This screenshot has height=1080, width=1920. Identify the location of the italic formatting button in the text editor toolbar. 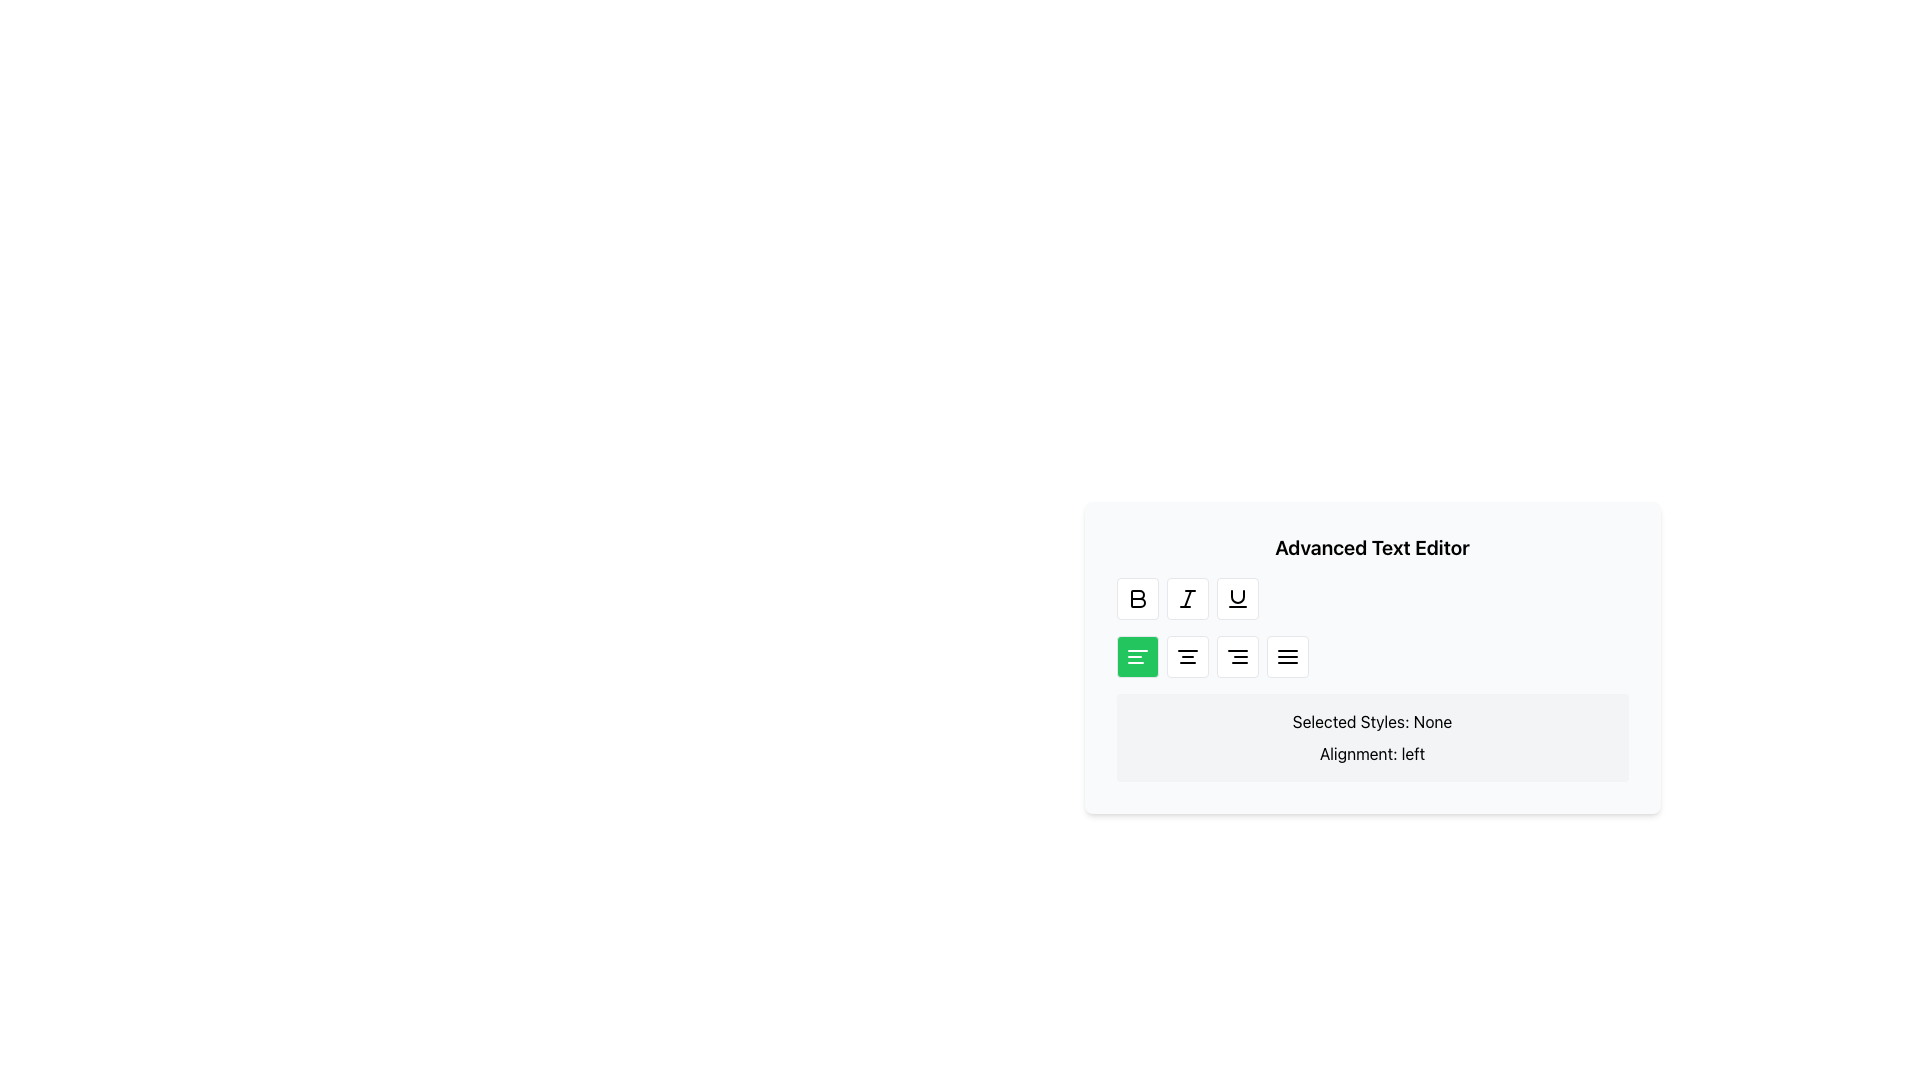
(1187, 597).